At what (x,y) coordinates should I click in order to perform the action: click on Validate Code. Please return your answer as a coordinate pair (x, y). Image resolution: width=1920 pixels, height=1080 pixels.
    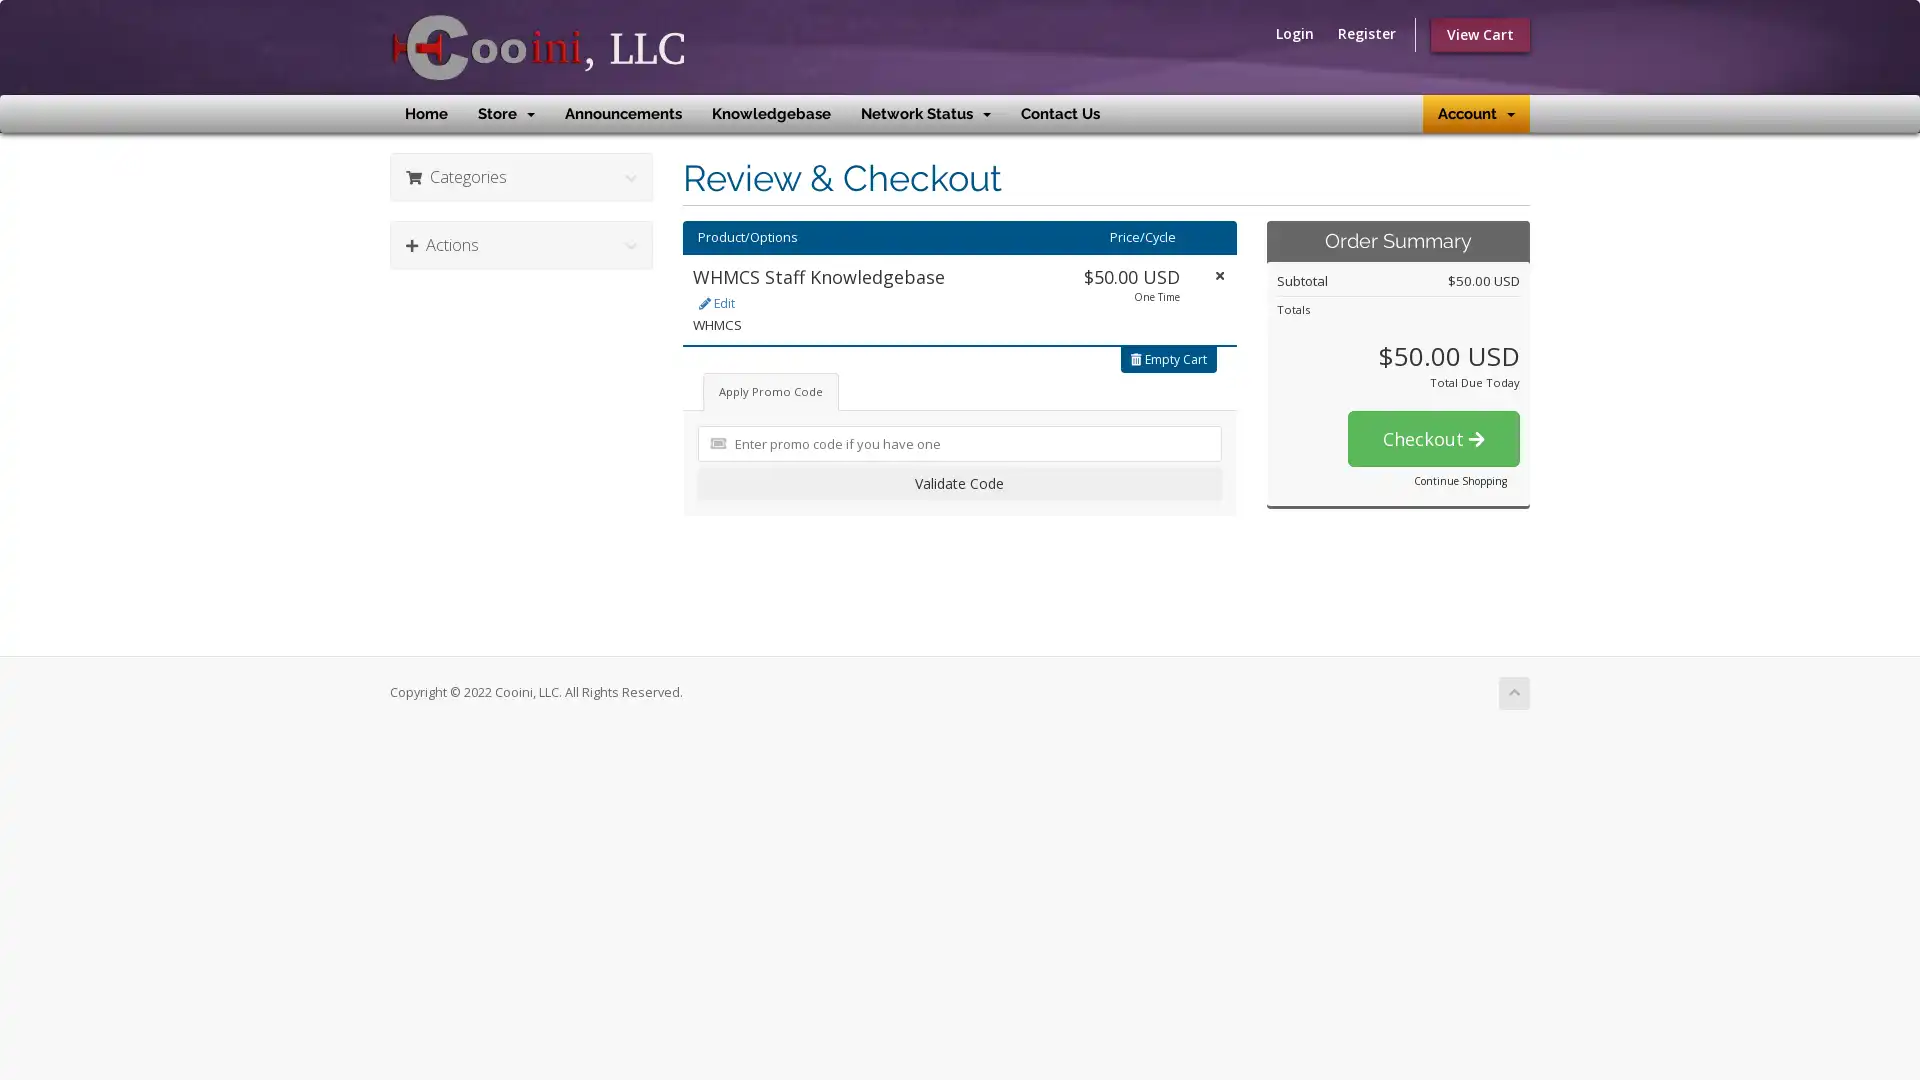
    Looking at the image, I should click on (958, 482).